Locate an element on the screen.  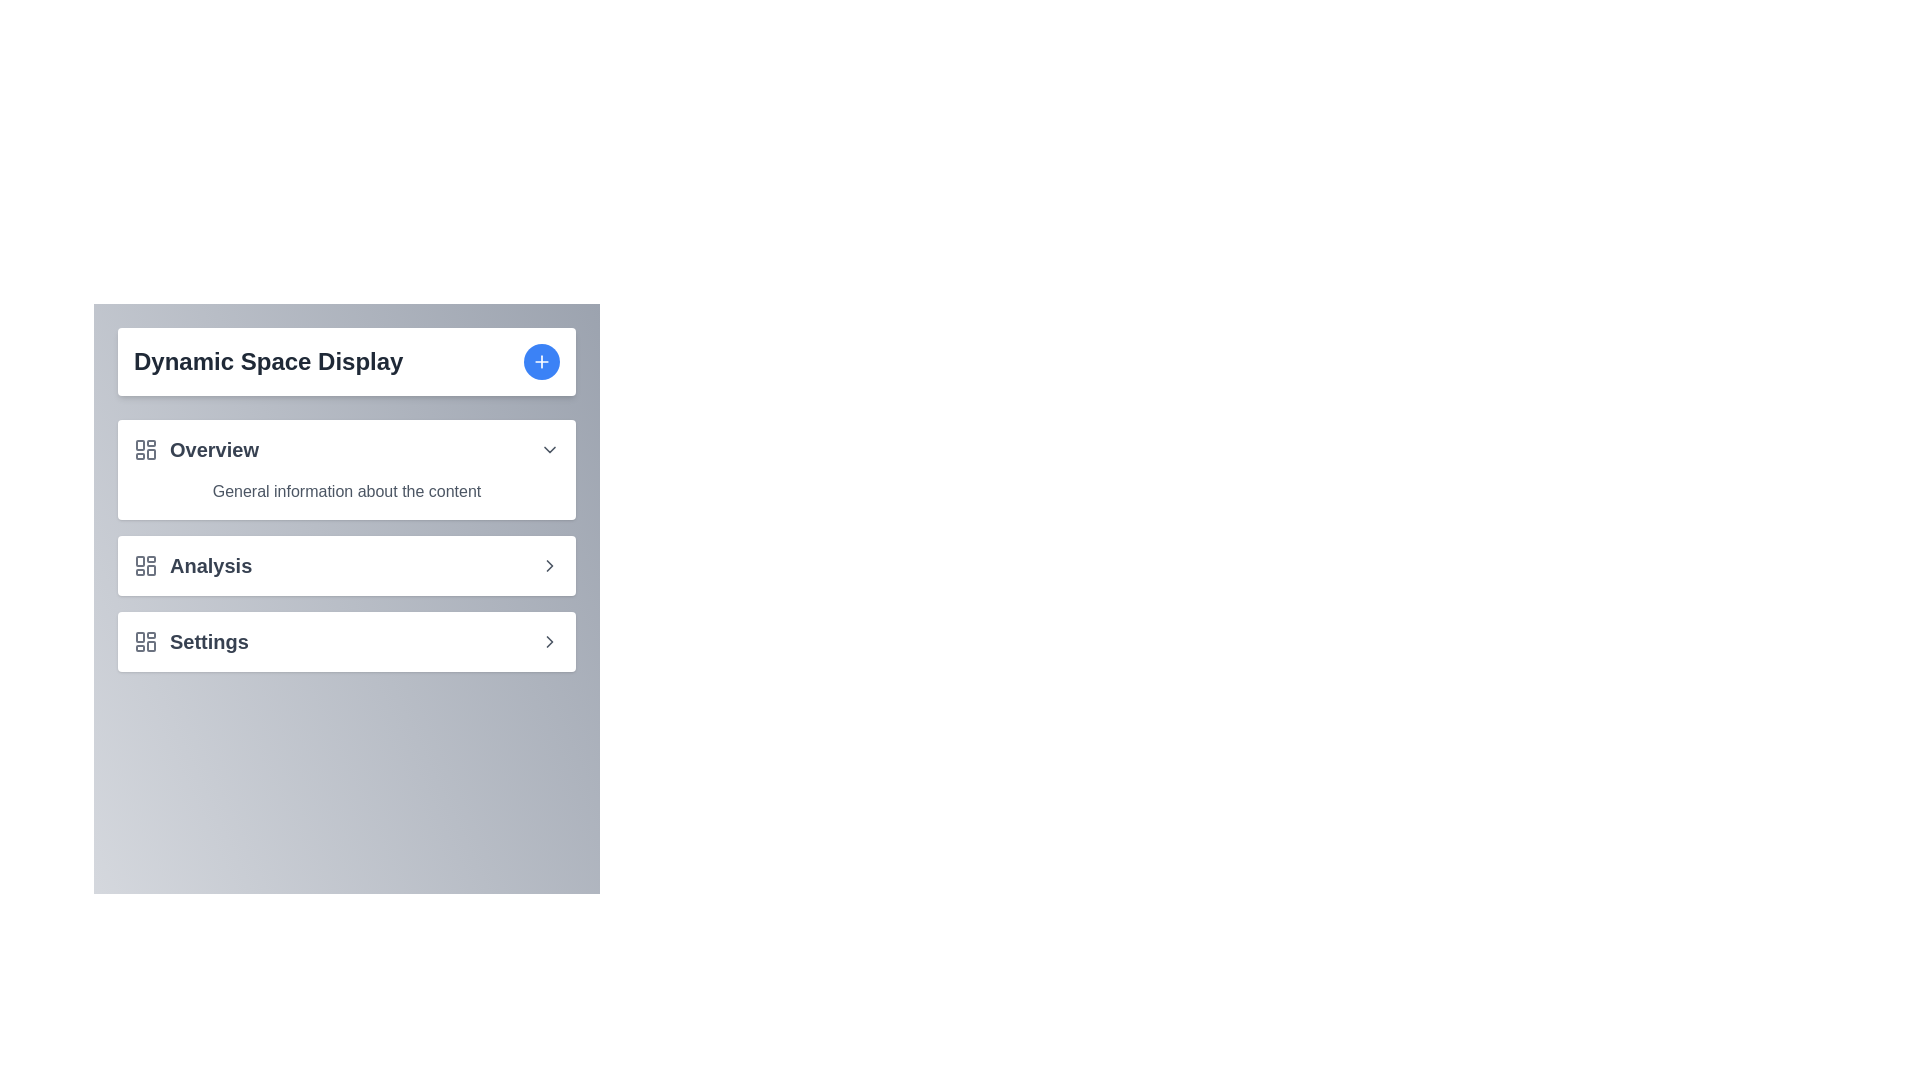
the Chevron Icon pointing to the right located in the Settings row is located at coordinates (550, 641).